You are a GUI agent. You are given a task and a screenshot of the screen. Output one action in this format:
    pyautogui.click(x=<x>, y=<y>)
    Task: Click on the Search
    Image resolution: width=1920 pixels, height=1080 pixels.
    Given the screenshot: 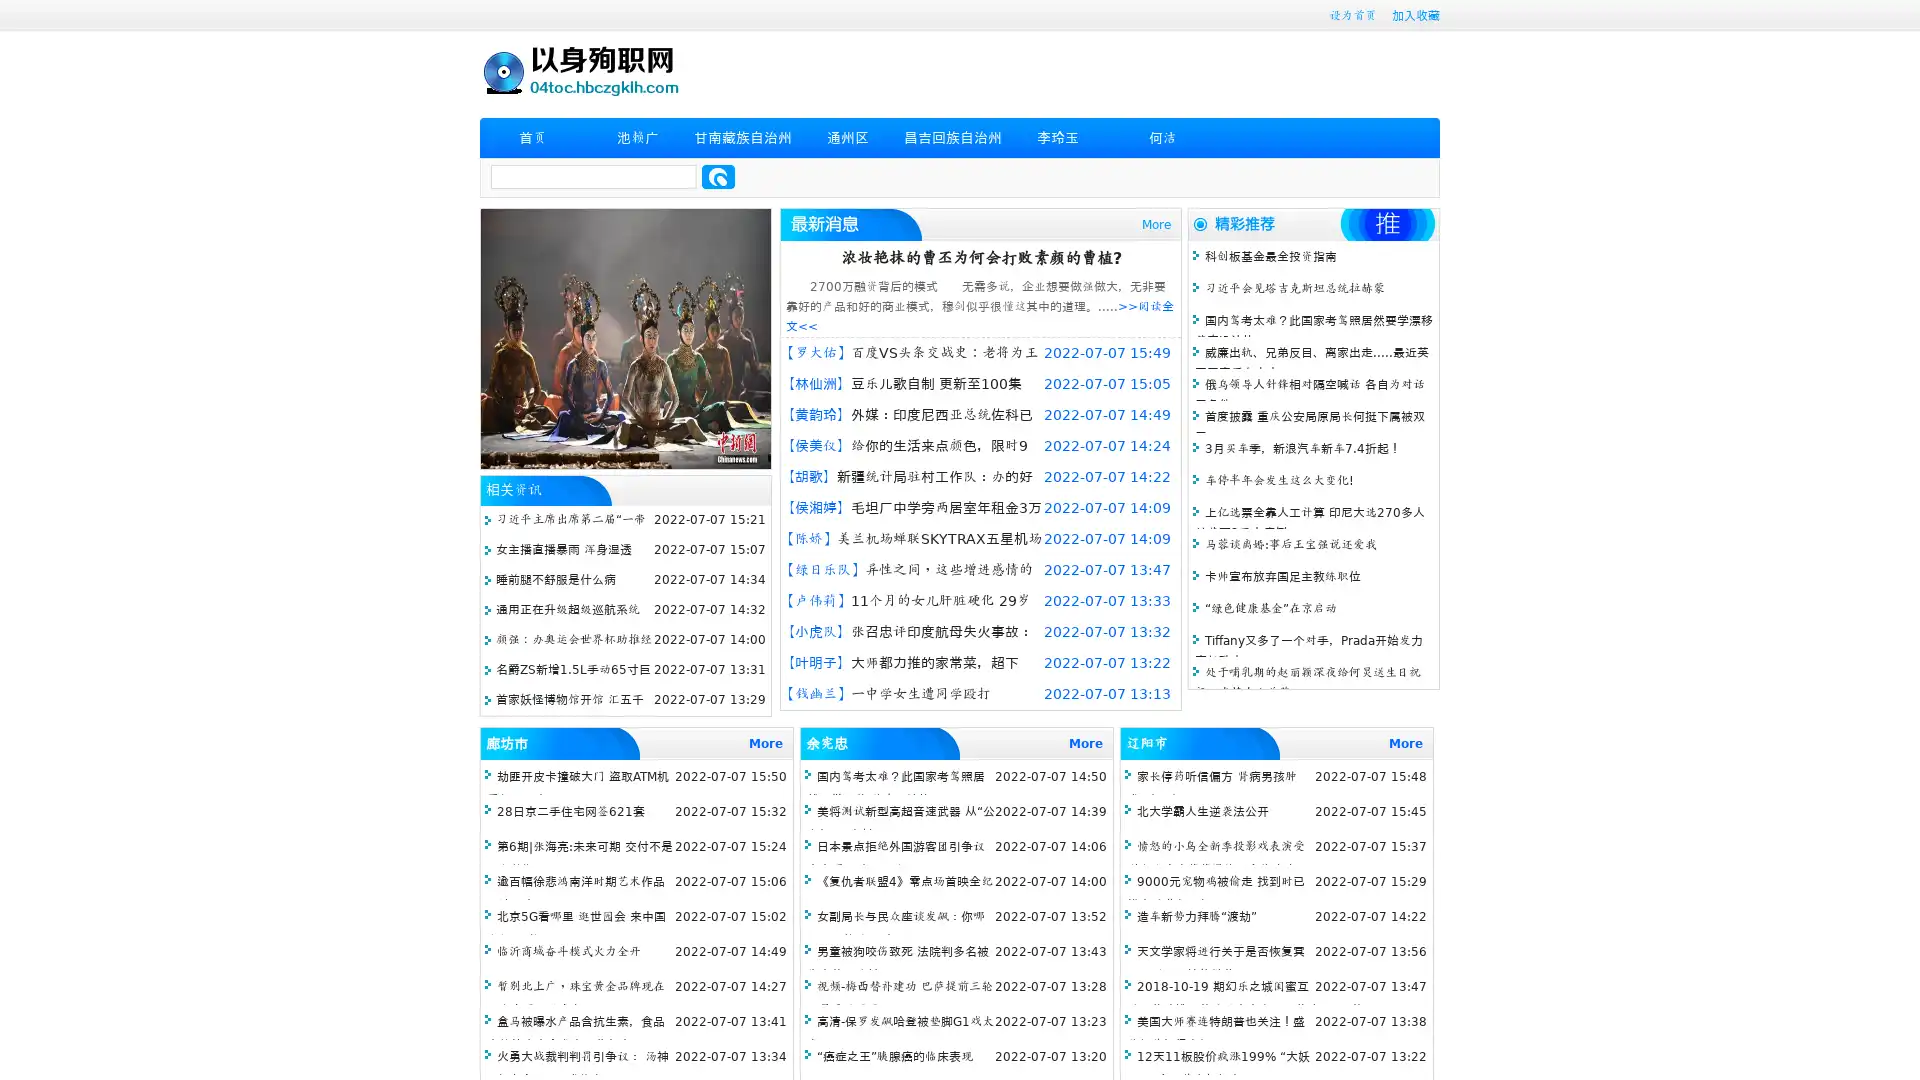 What is the action you would take?
    pyautogui.click(x=718, y=176)
    